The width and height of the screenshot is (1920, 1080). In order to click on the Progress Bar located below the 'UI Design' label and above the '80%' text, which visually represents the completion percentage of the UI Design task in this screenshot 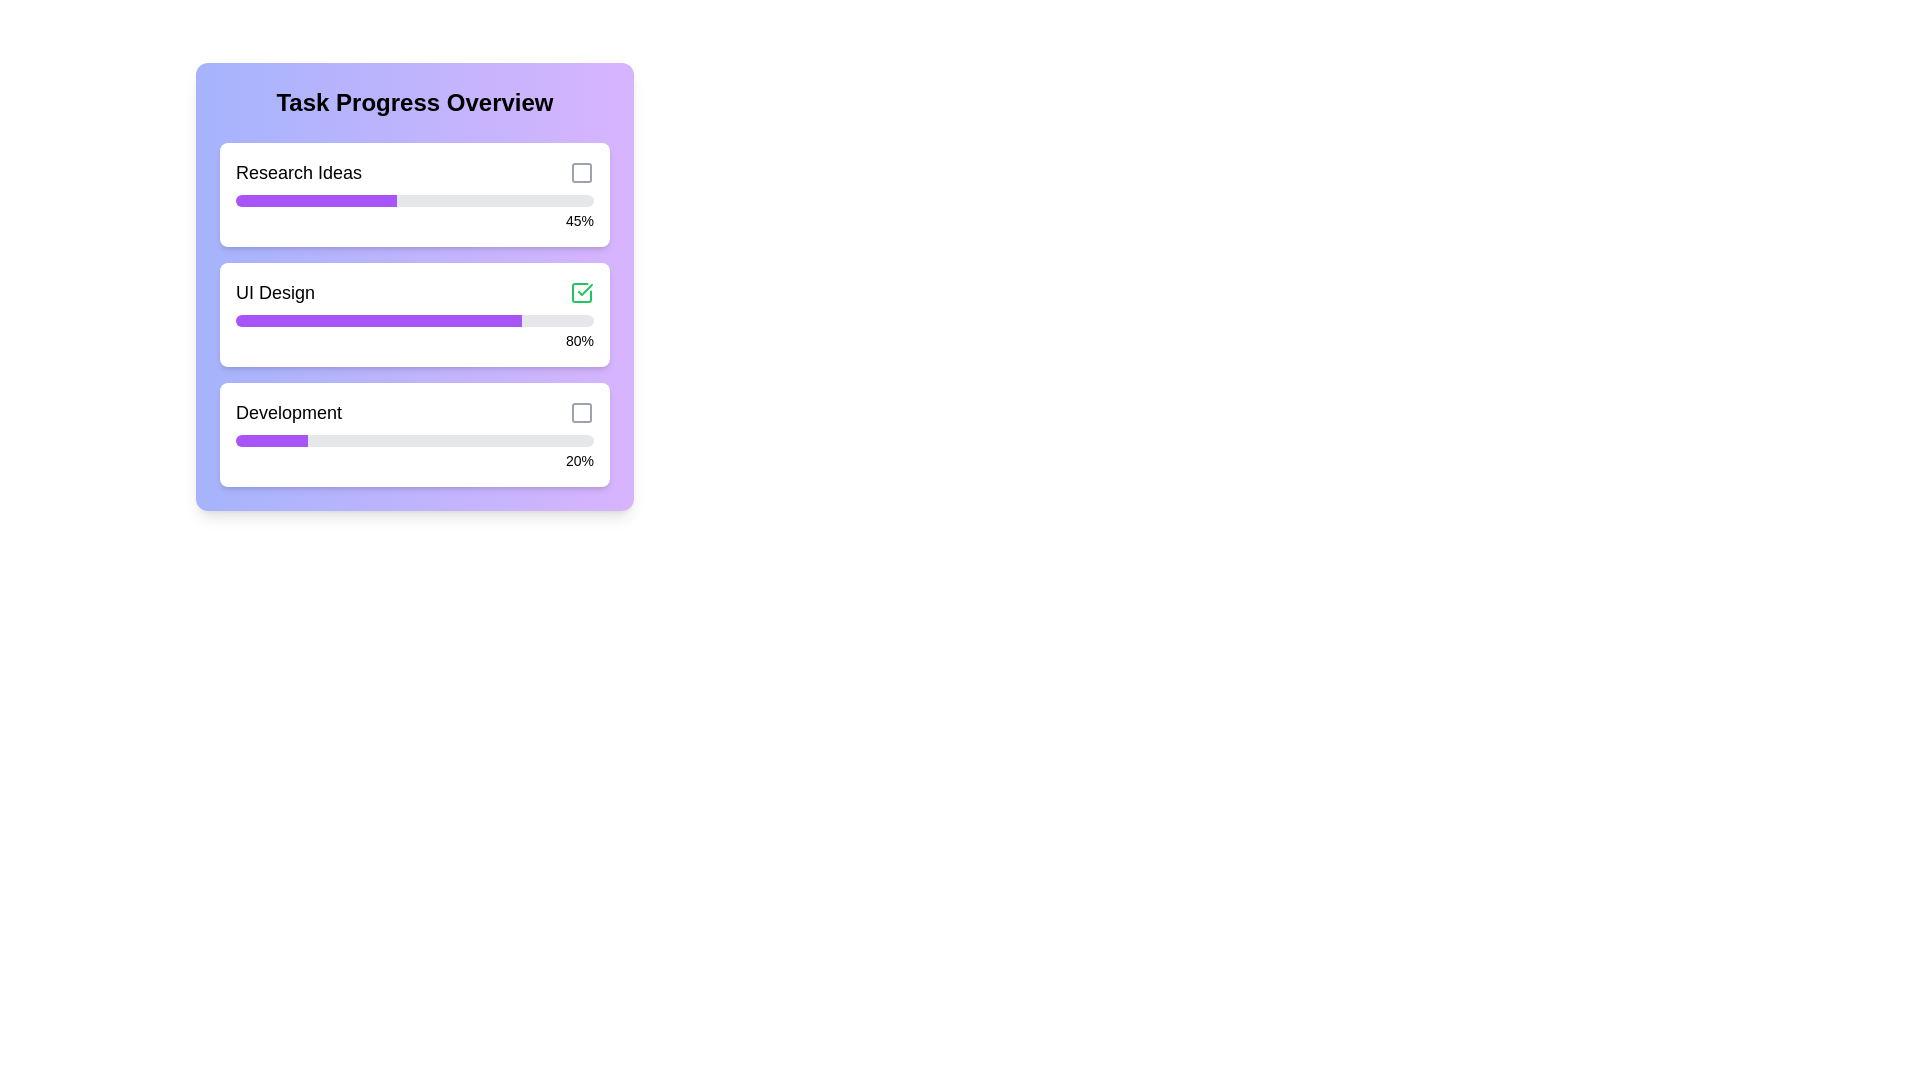, I will do `click(413, 319)`.